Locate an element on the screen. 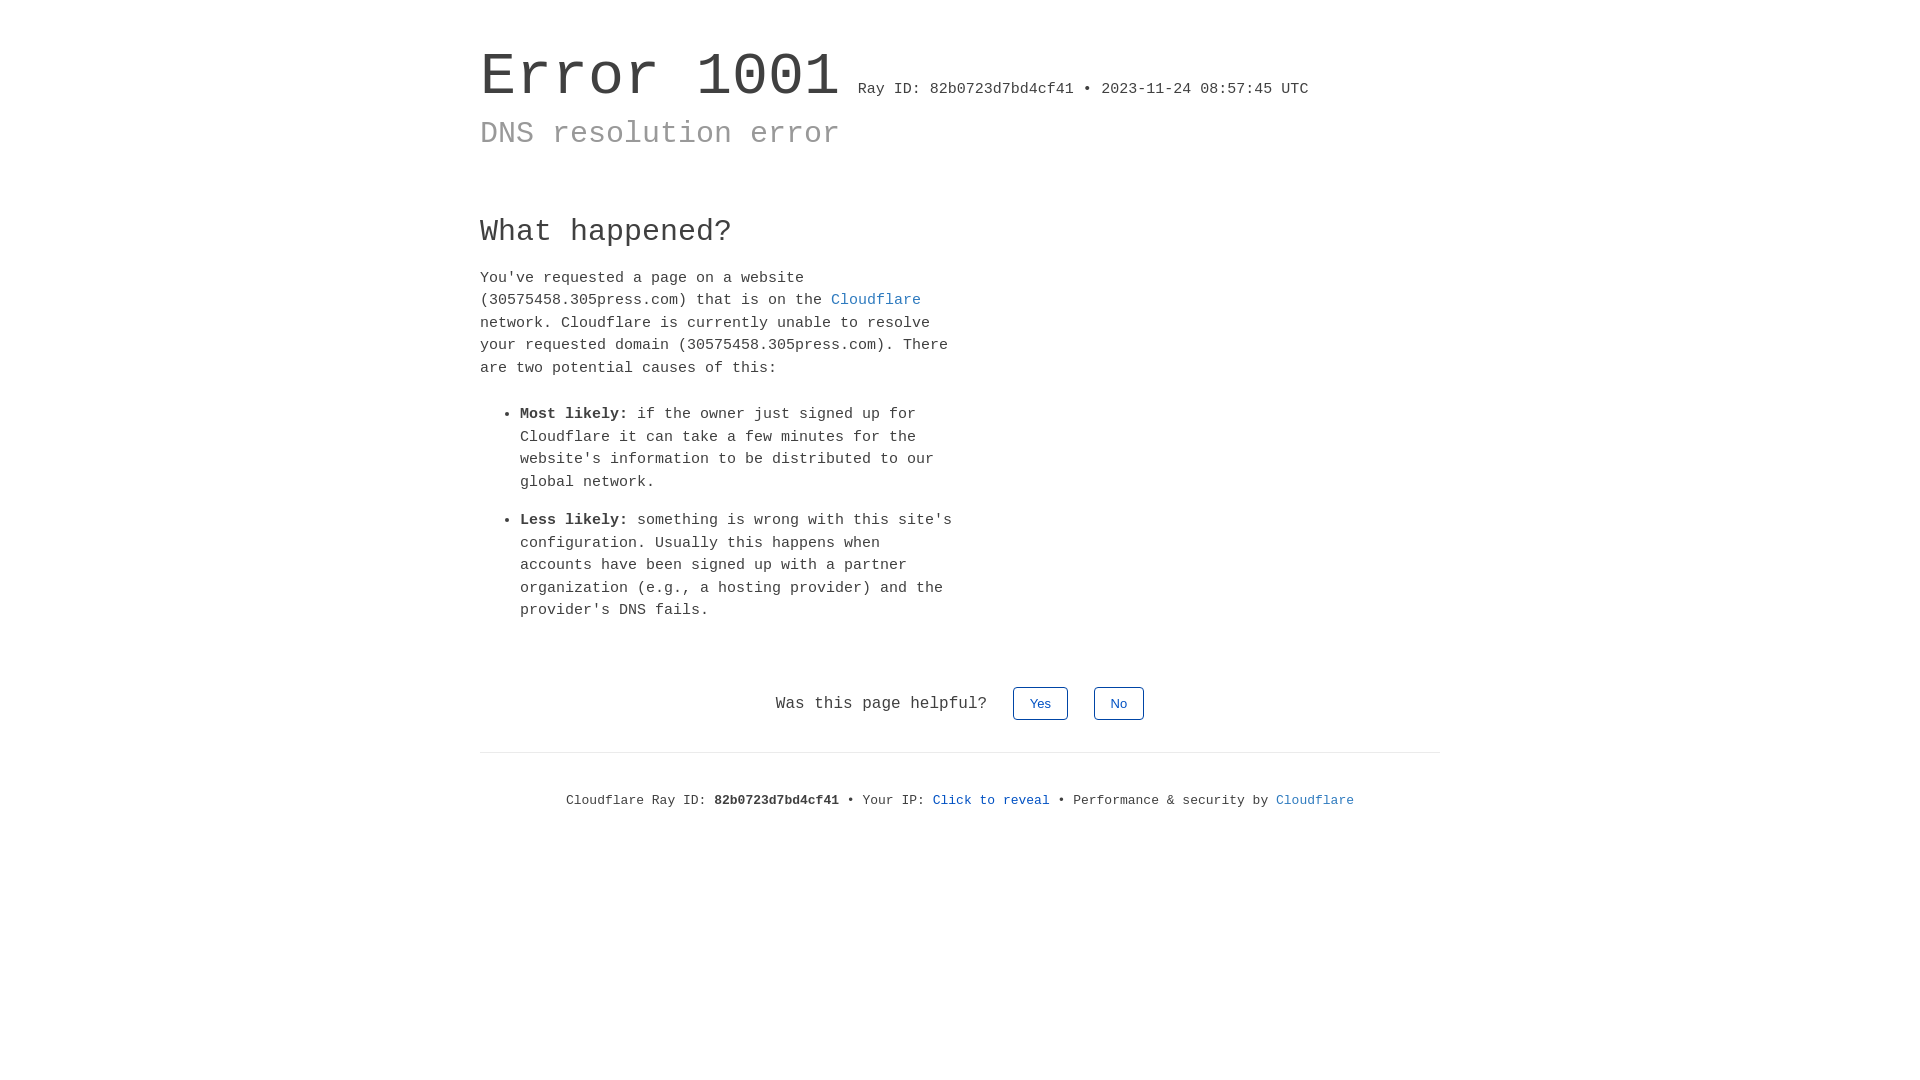 The height and width of the screenshot is (1080, 1920). 'No' is located at coordinates (1118, 701).